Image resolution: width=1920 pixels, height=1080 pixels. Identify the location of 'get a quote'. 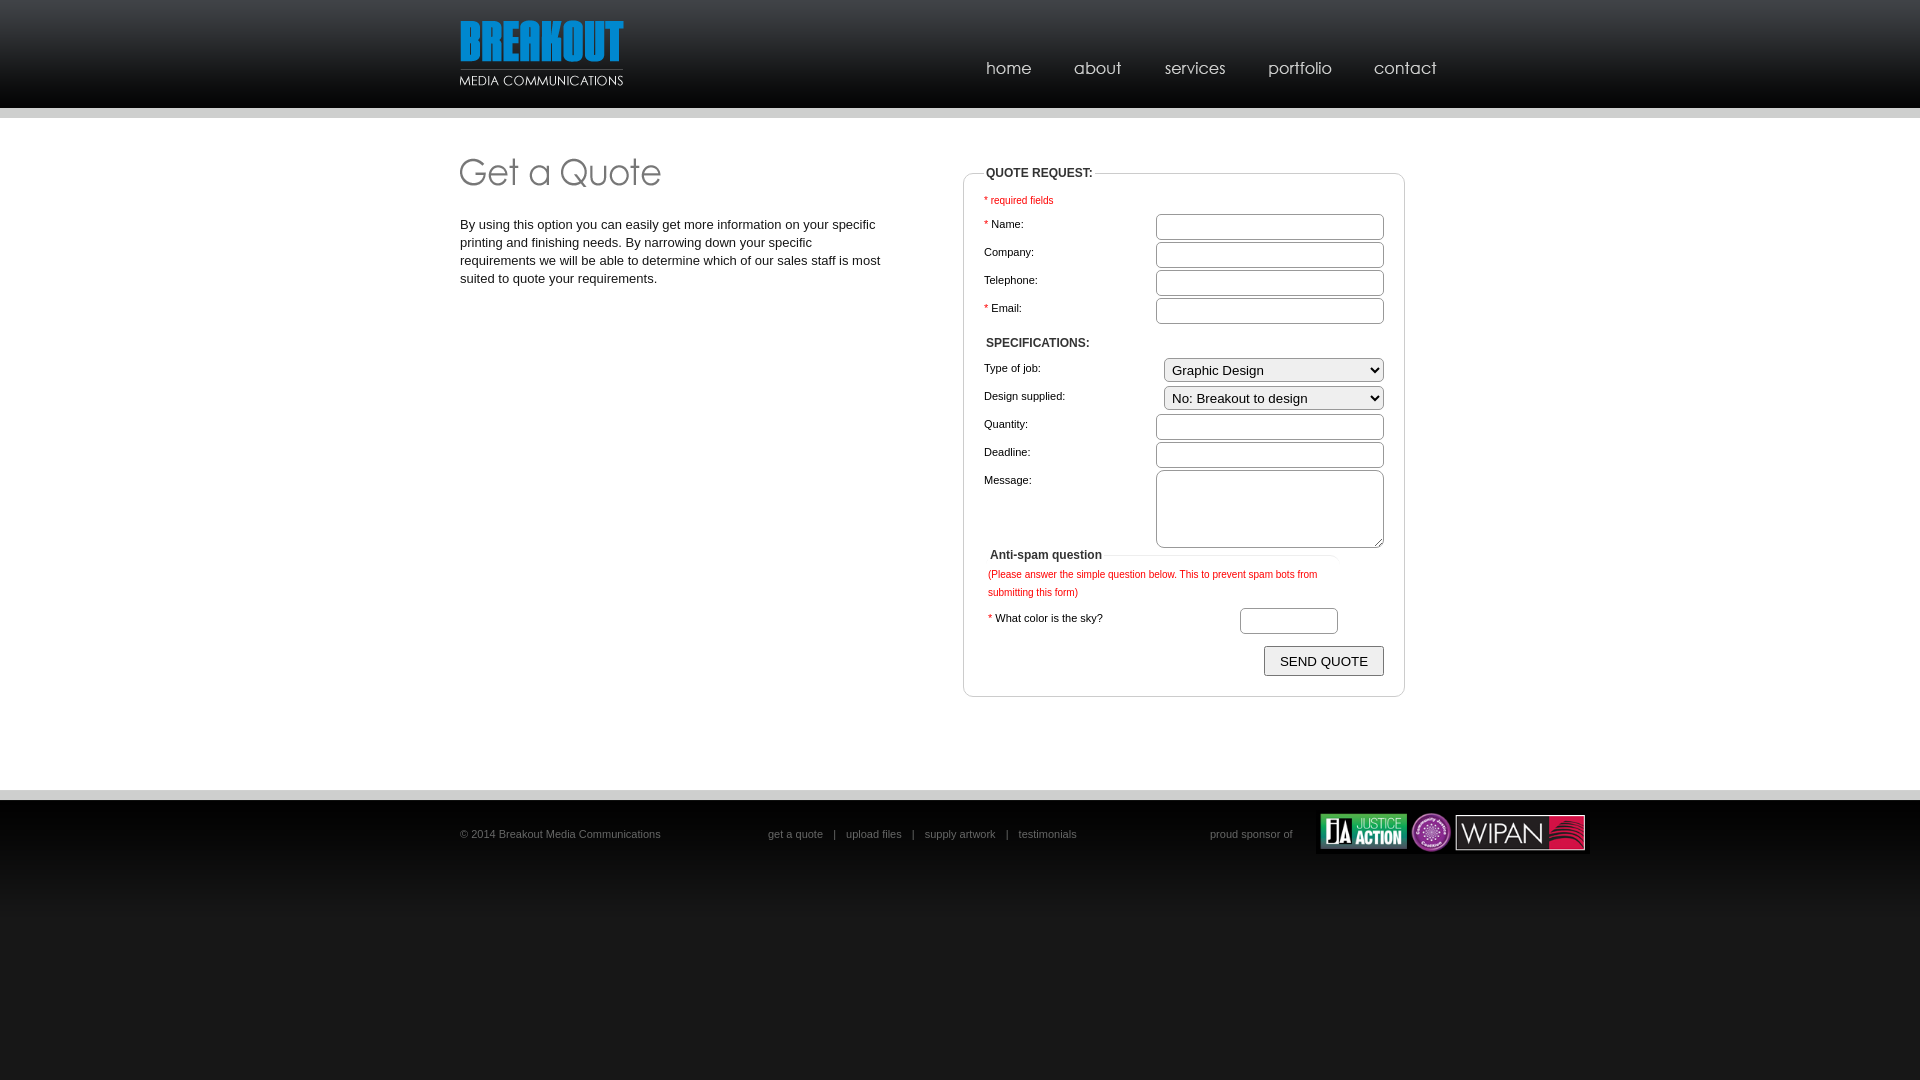
(794, 833).